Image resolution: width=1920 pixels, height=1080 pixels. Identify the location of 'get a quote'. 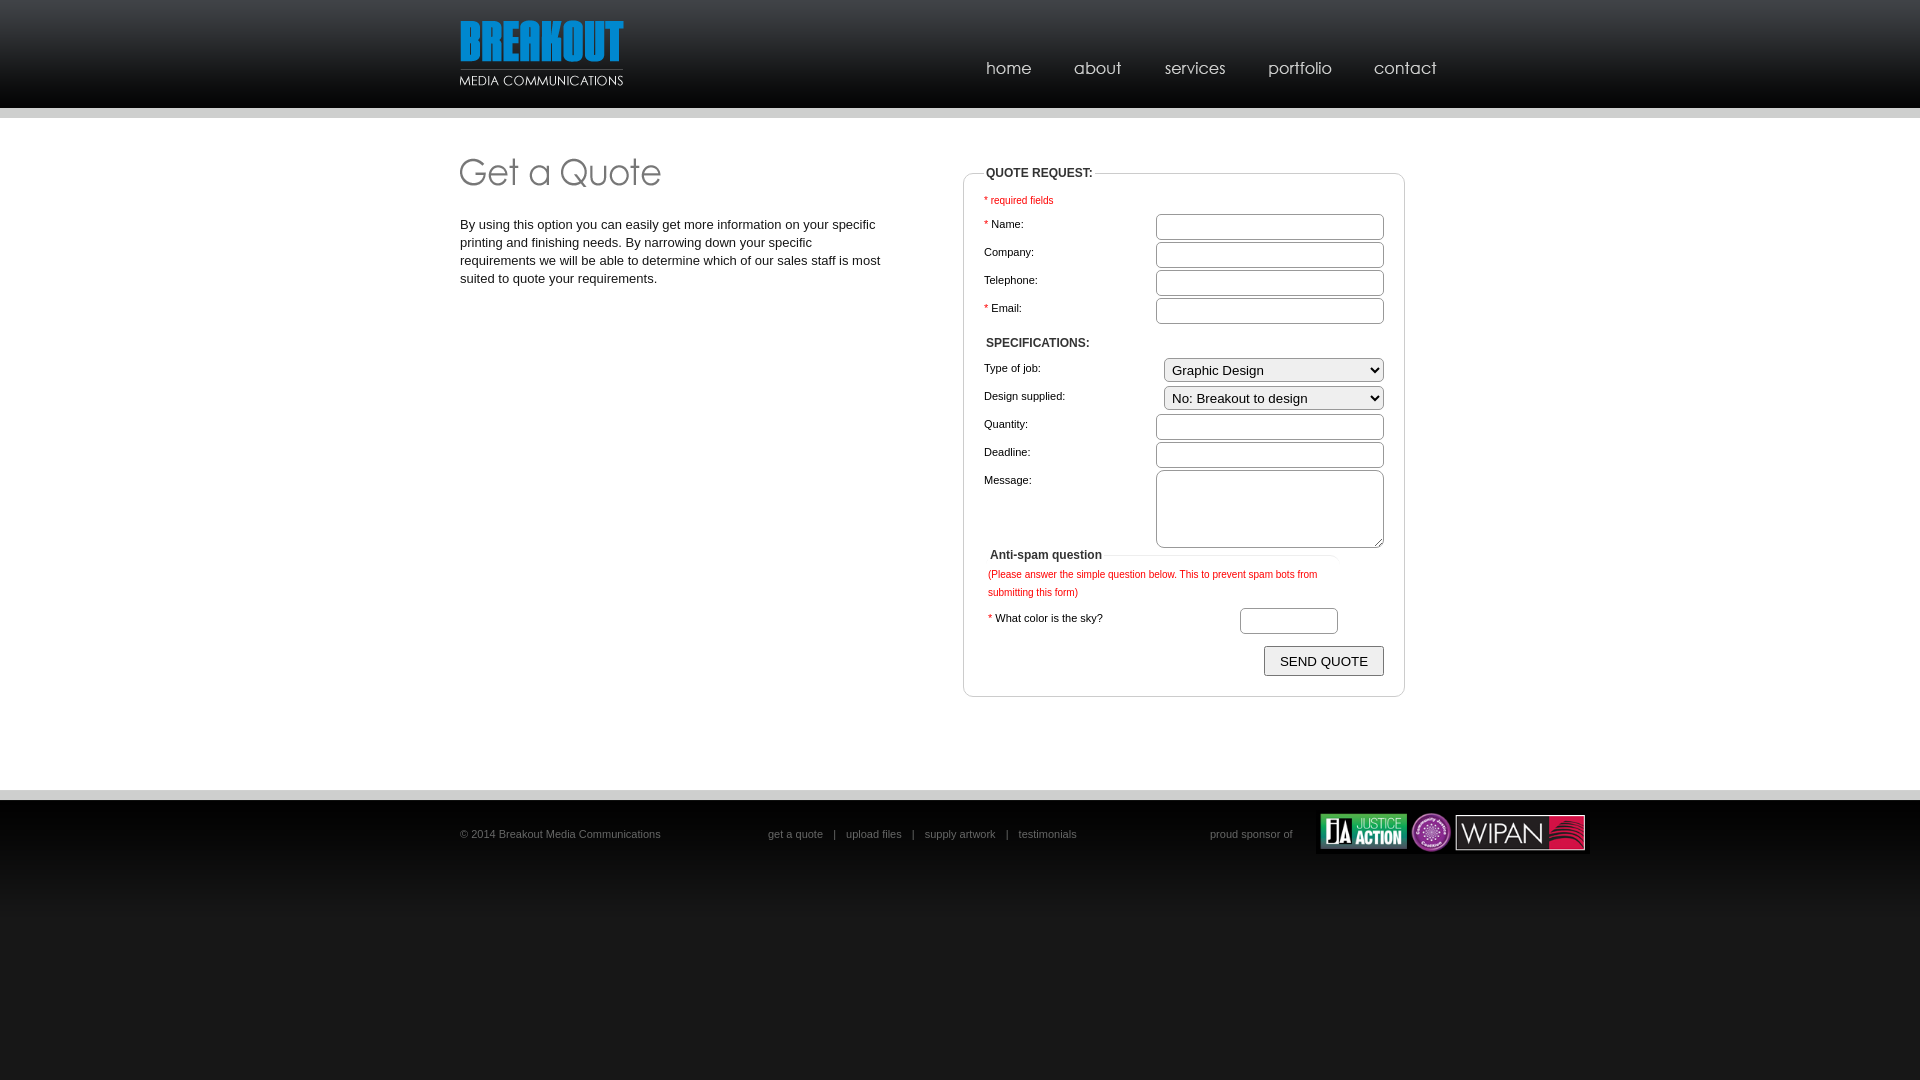
(794, 833).